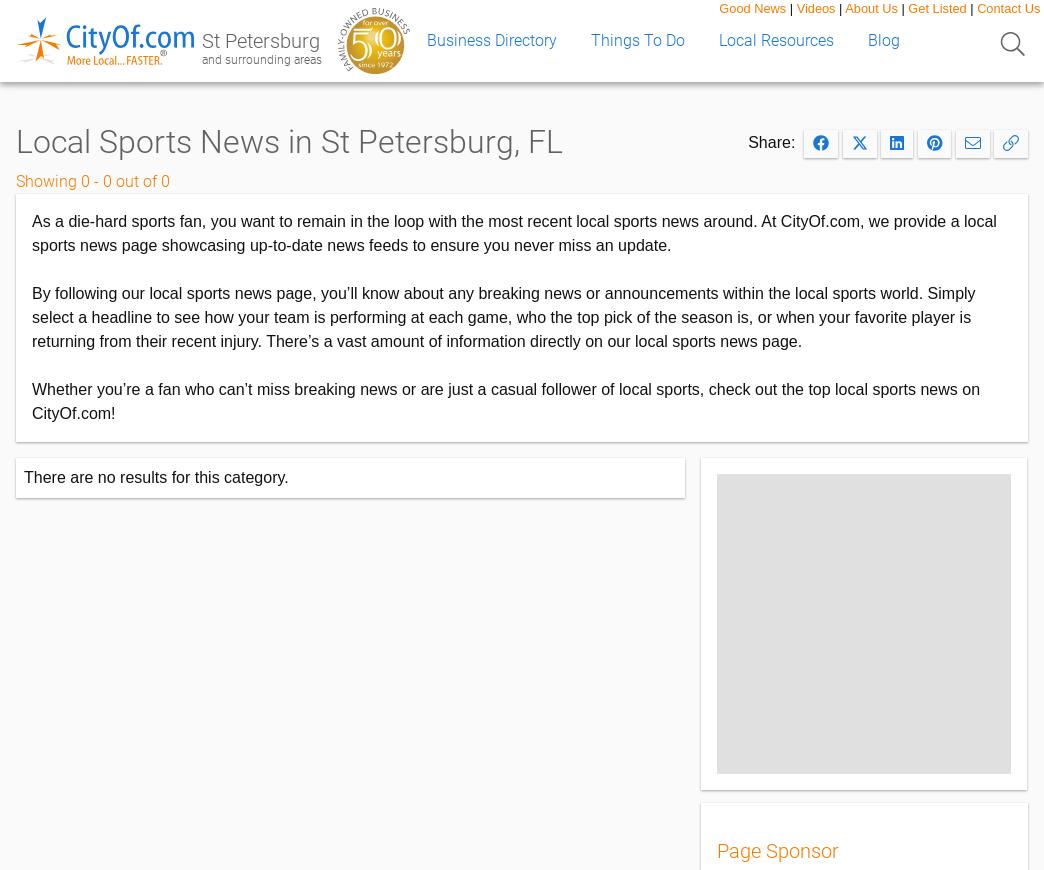 Image resolution: width=1044 pixels, height=870 pixels. What do you see at coordinates (719, 7) in the screenshot?
I see `'Good News'` at bounding box center [719, 7].